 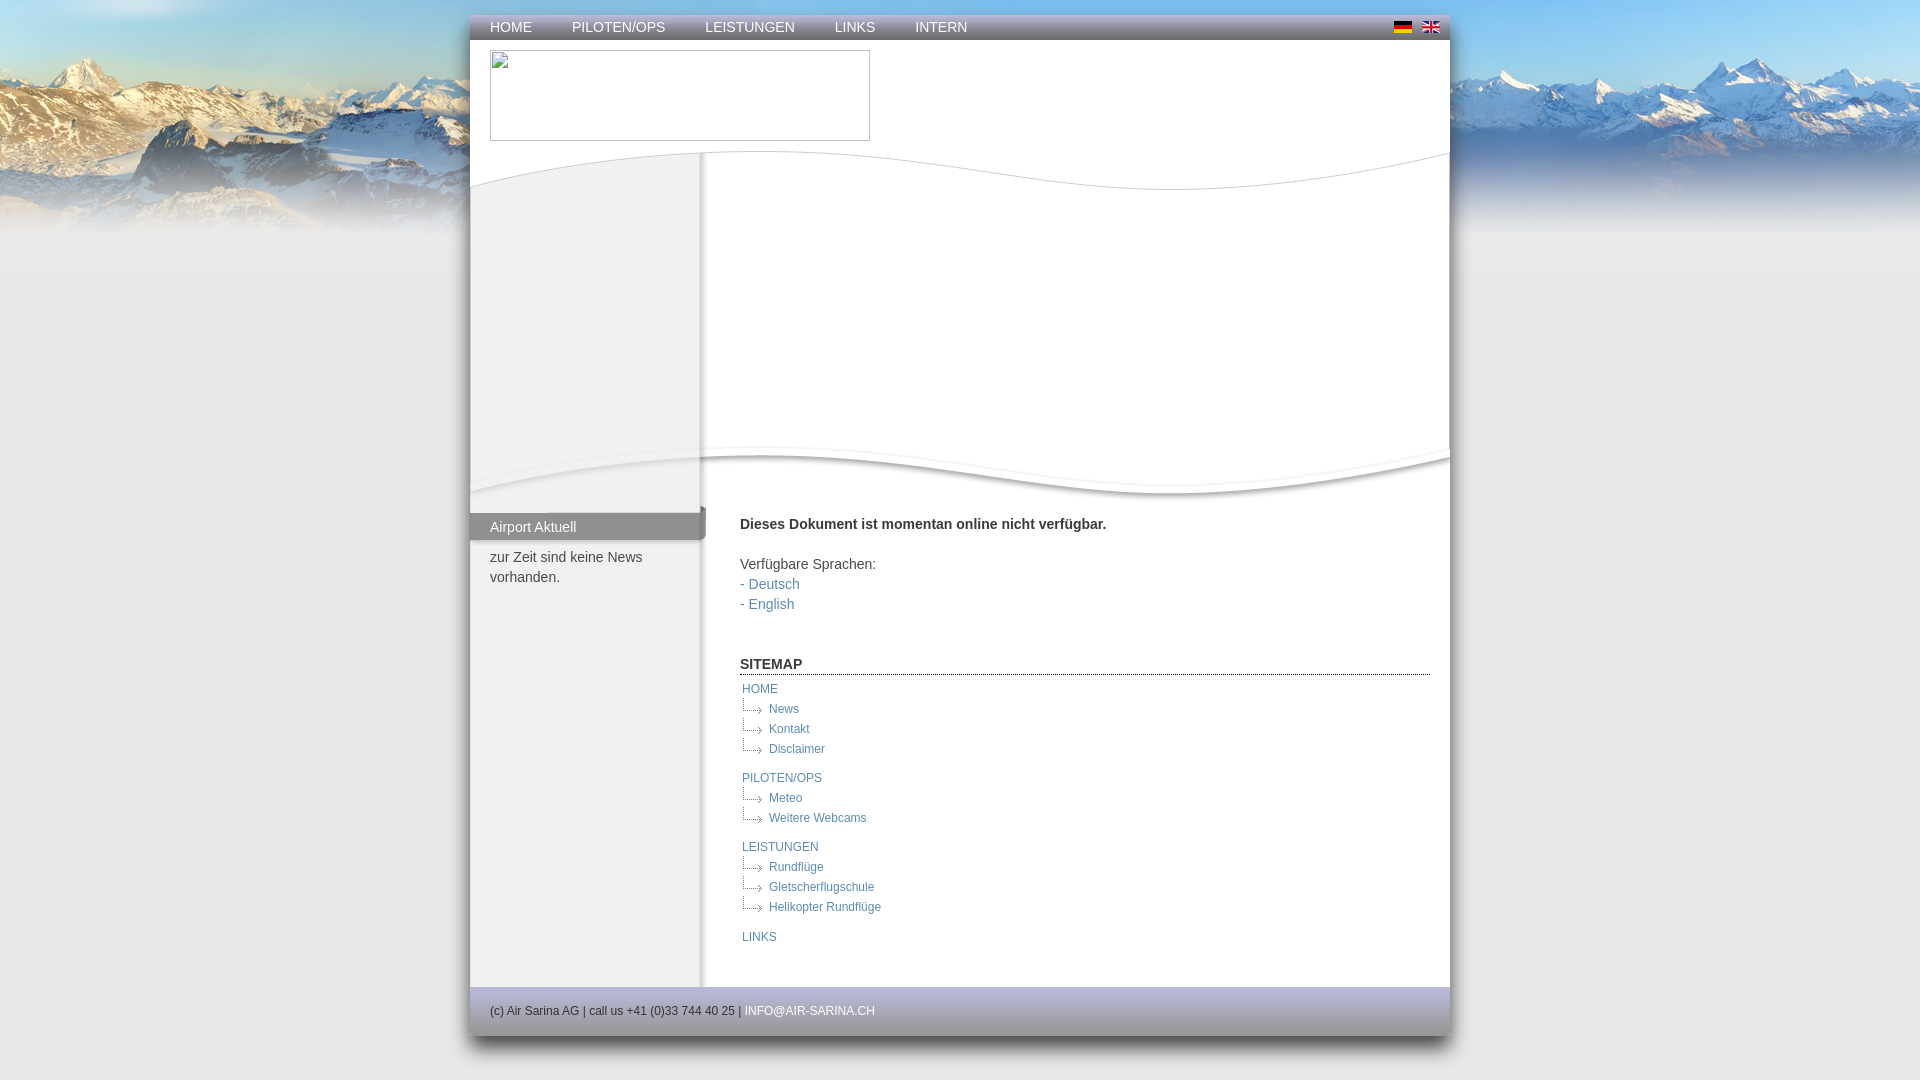 I want to click on 'Weitere Webcams', so click(x=816, y=817).